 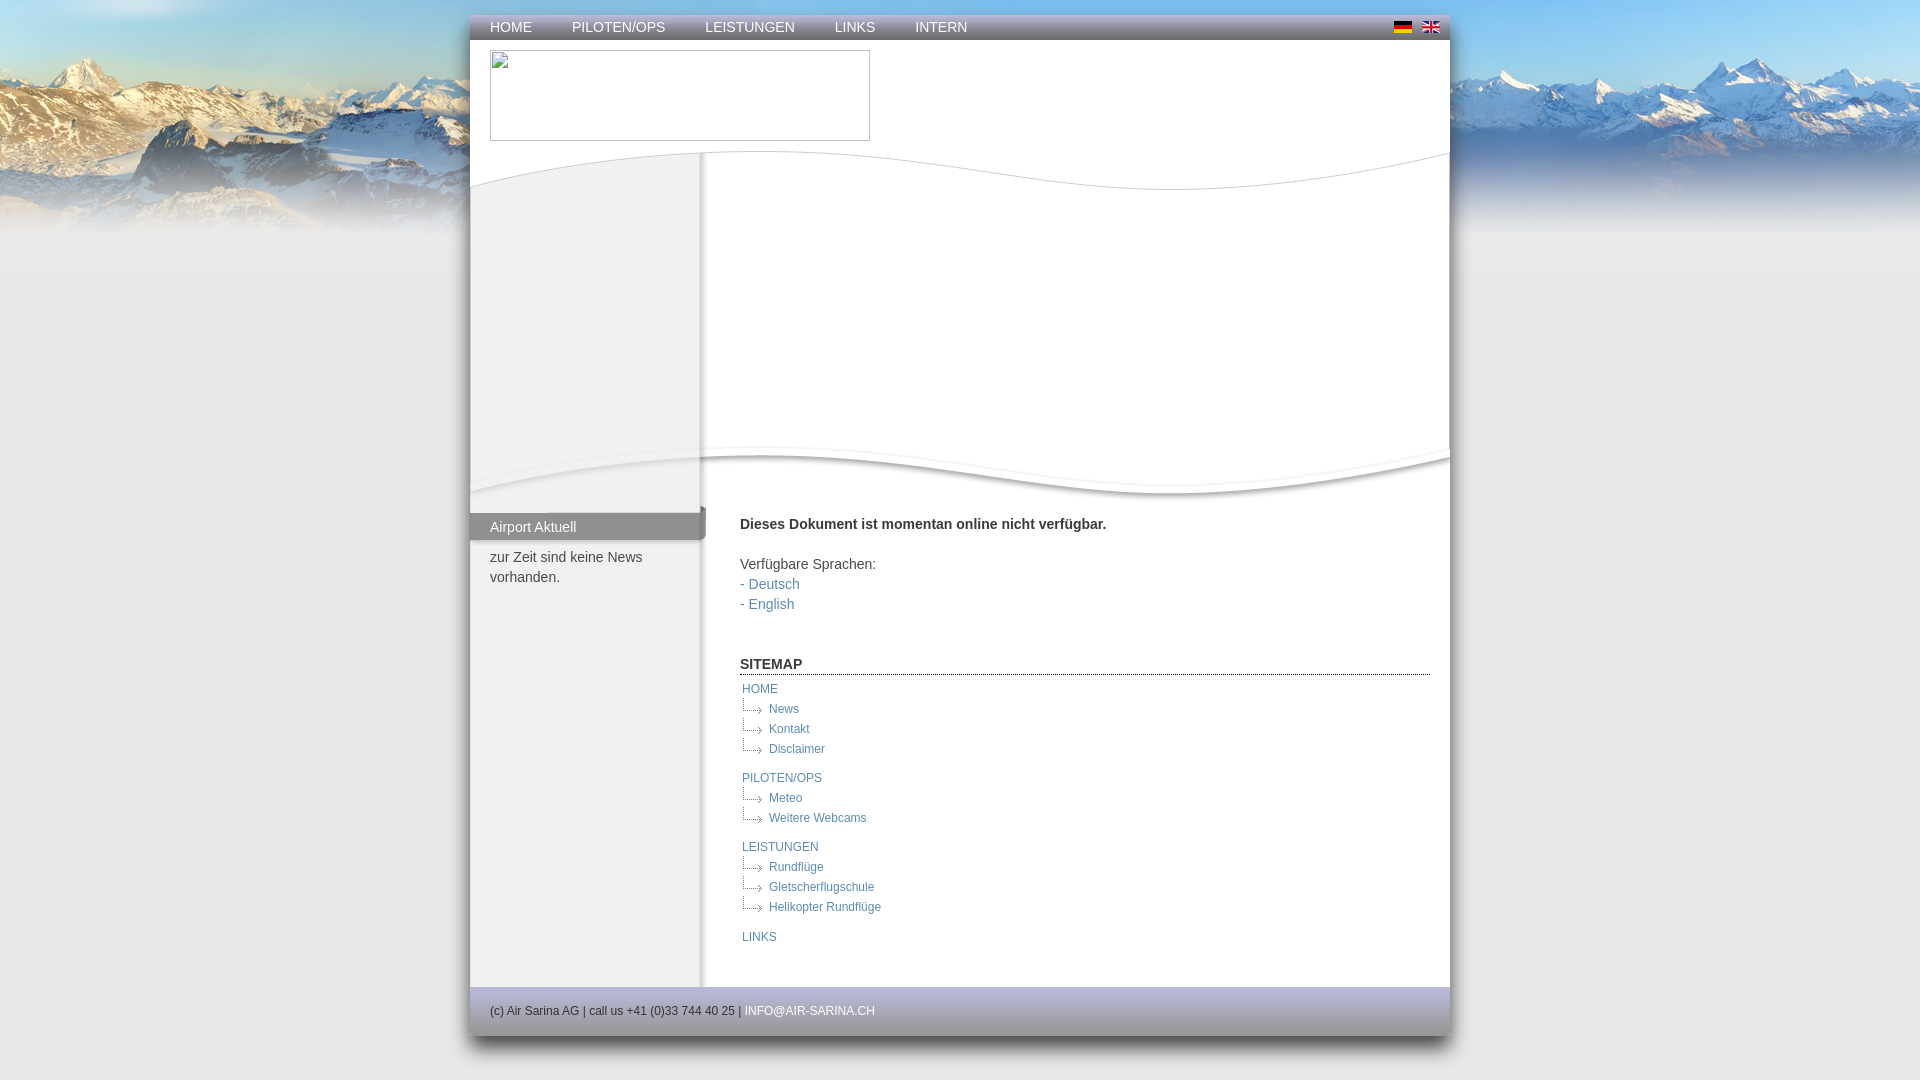 I want to click on 'Weitere Webcams', so click(x=816, y=817).